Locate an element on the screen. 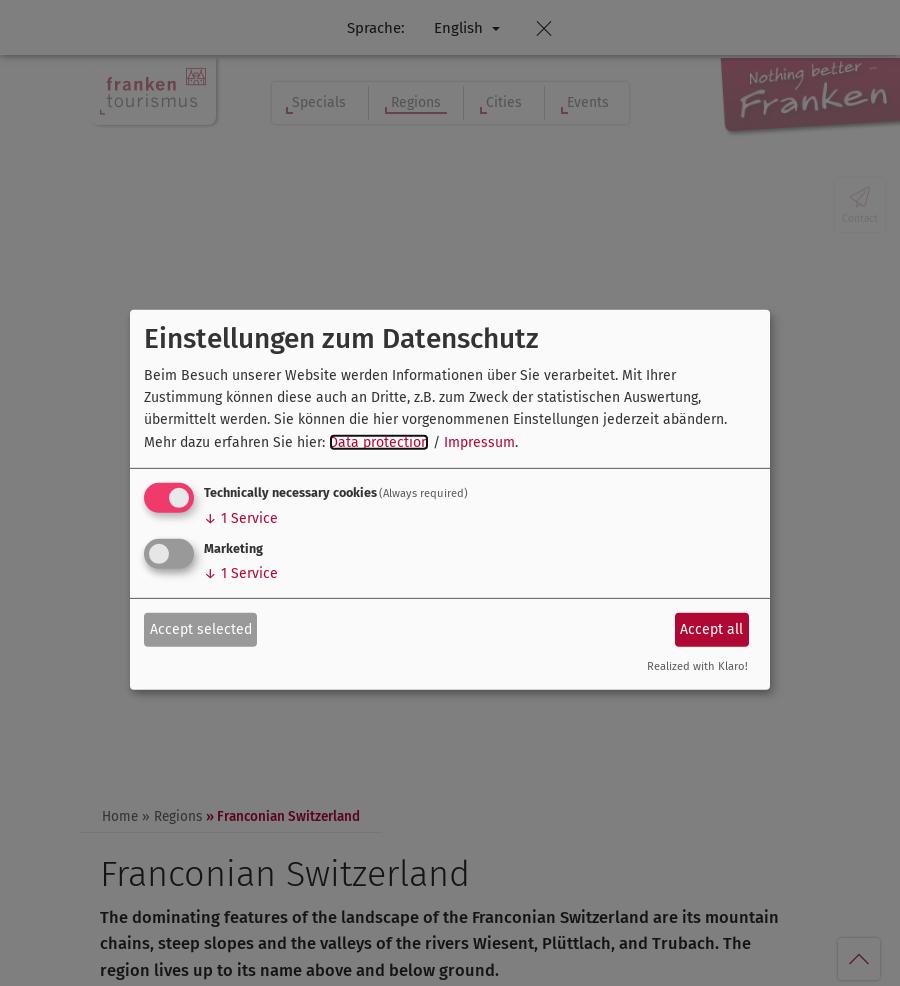  'Sprache:' is located at coordinates (375, 26).